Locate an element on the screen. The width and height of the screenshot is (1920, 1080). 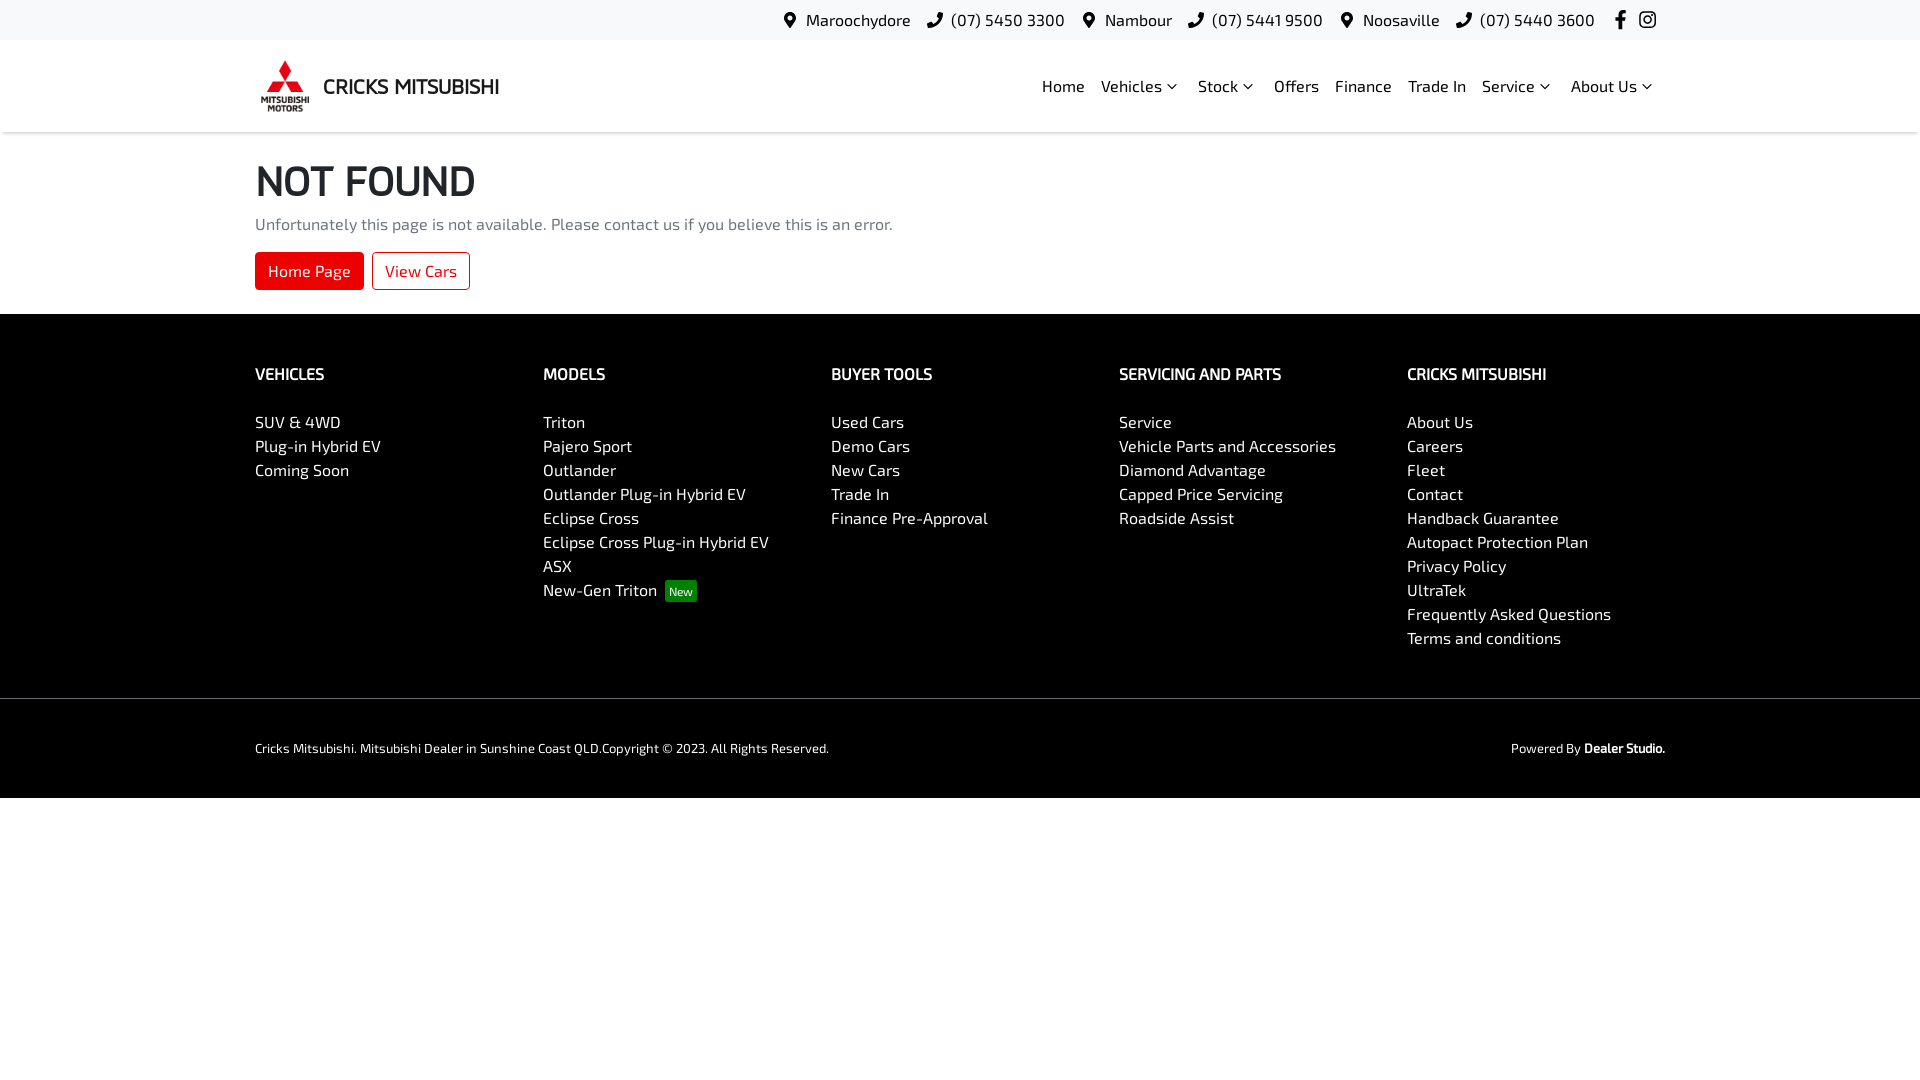
'SUV & 4WD' is located at coordinates (296, 420).